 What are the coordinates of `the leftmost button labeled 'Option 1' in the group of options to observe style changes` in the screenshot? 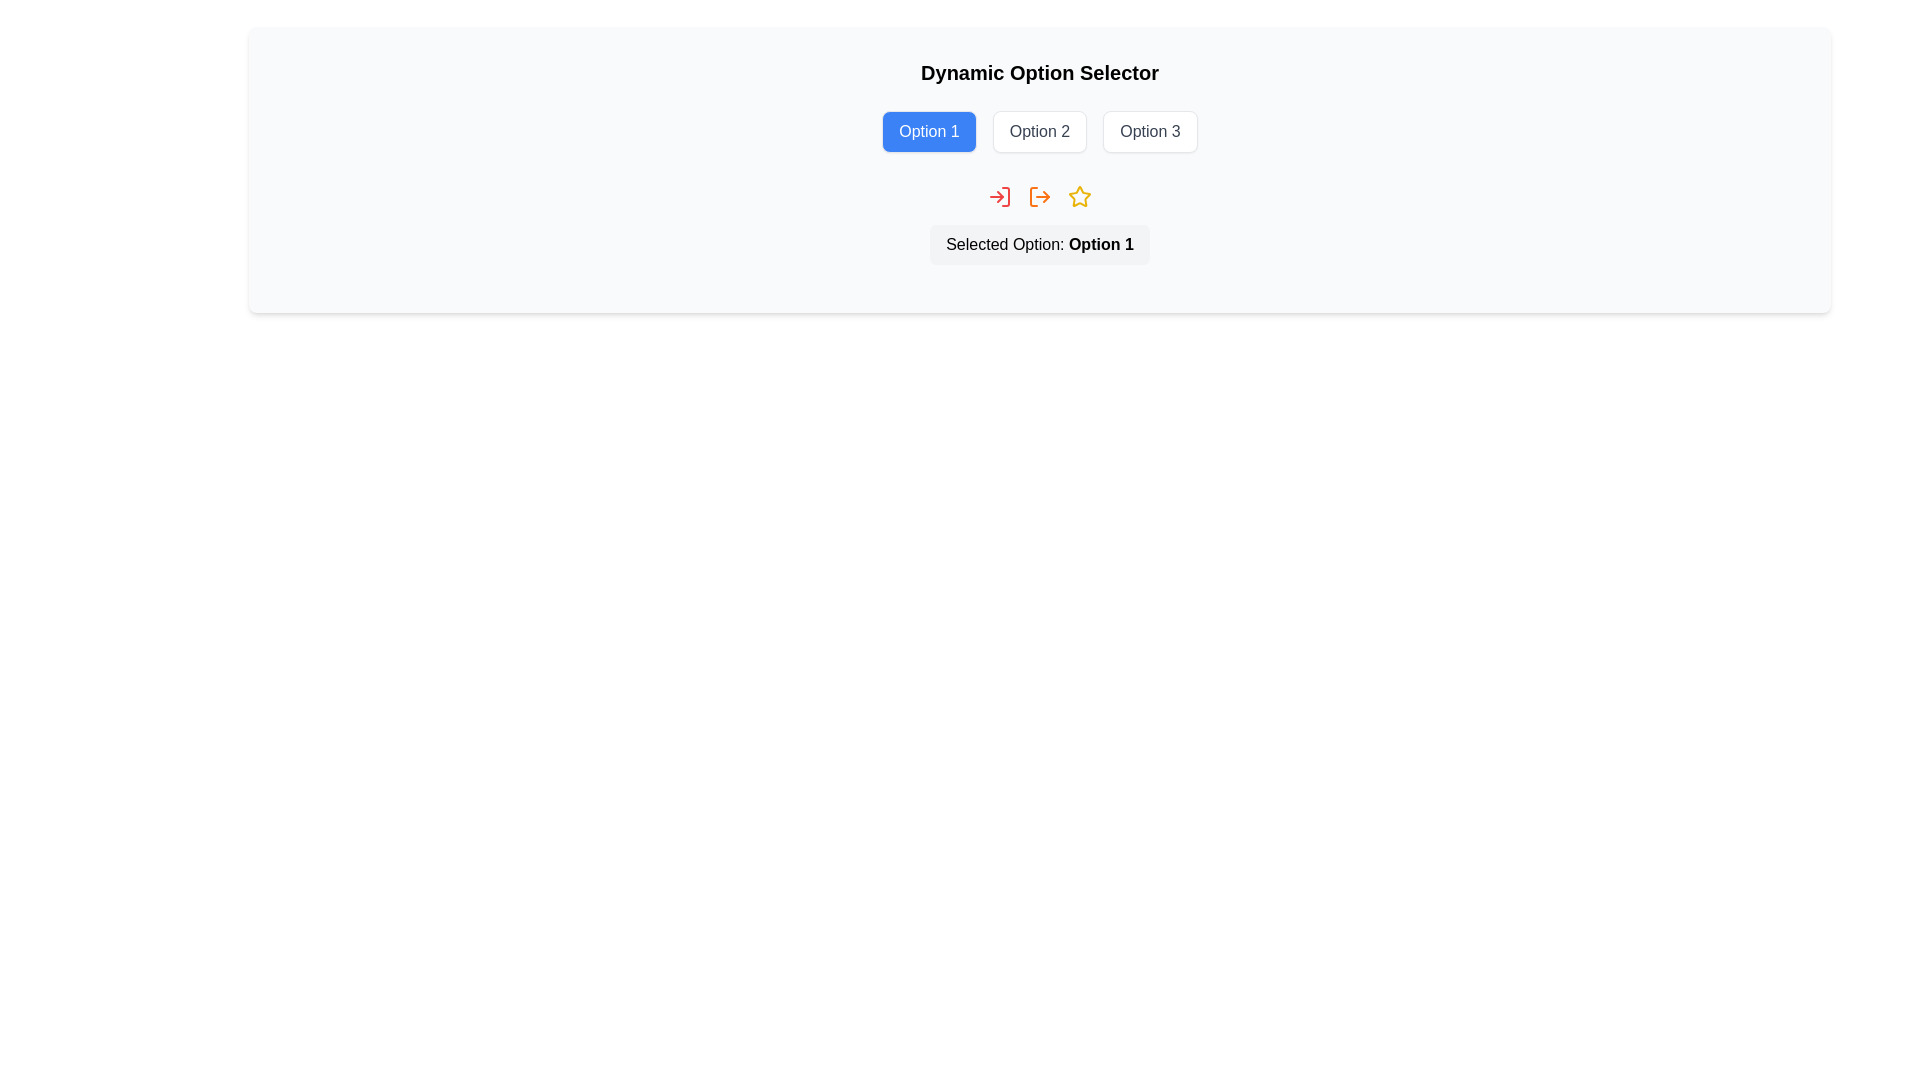 It's located at (928, 131).